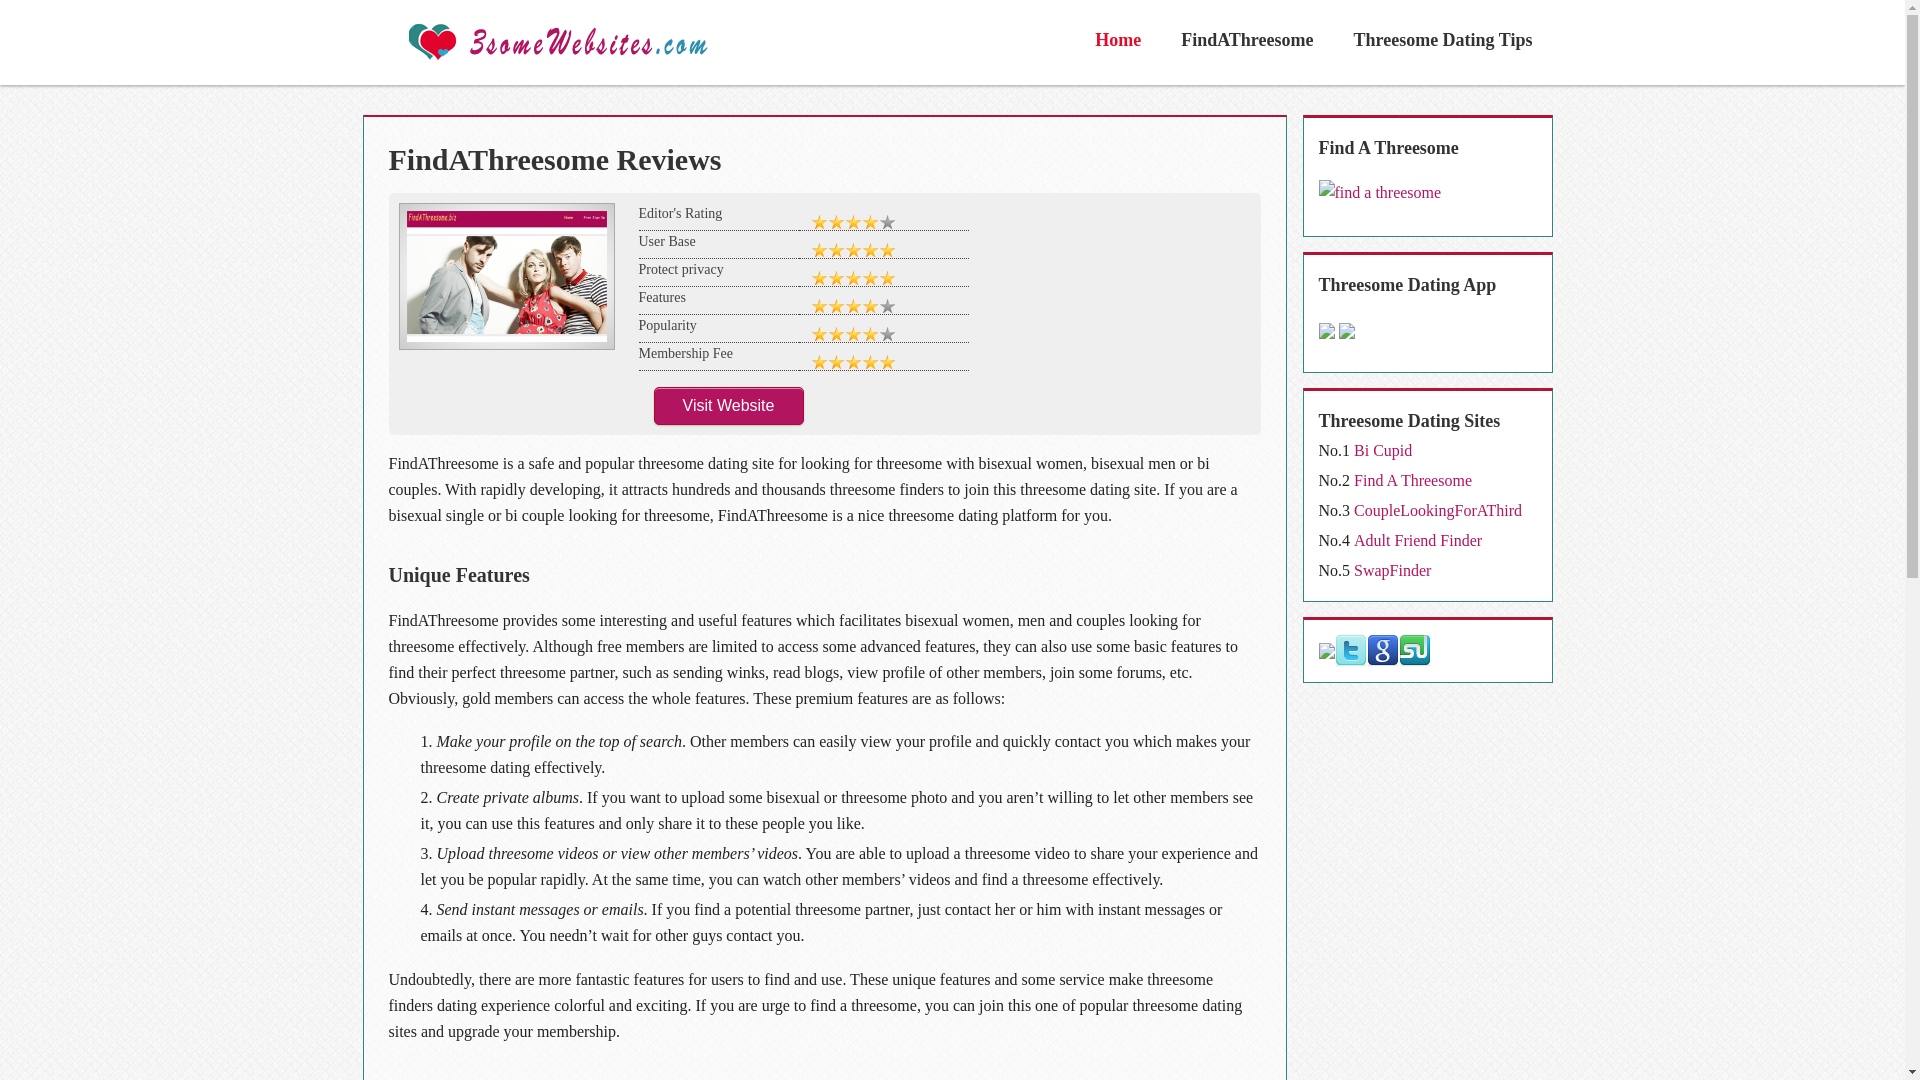 The width and height of the screenshot is (1920, 1080). I want to click on 'CoupleLookingForAThird', so click(1437, 509).